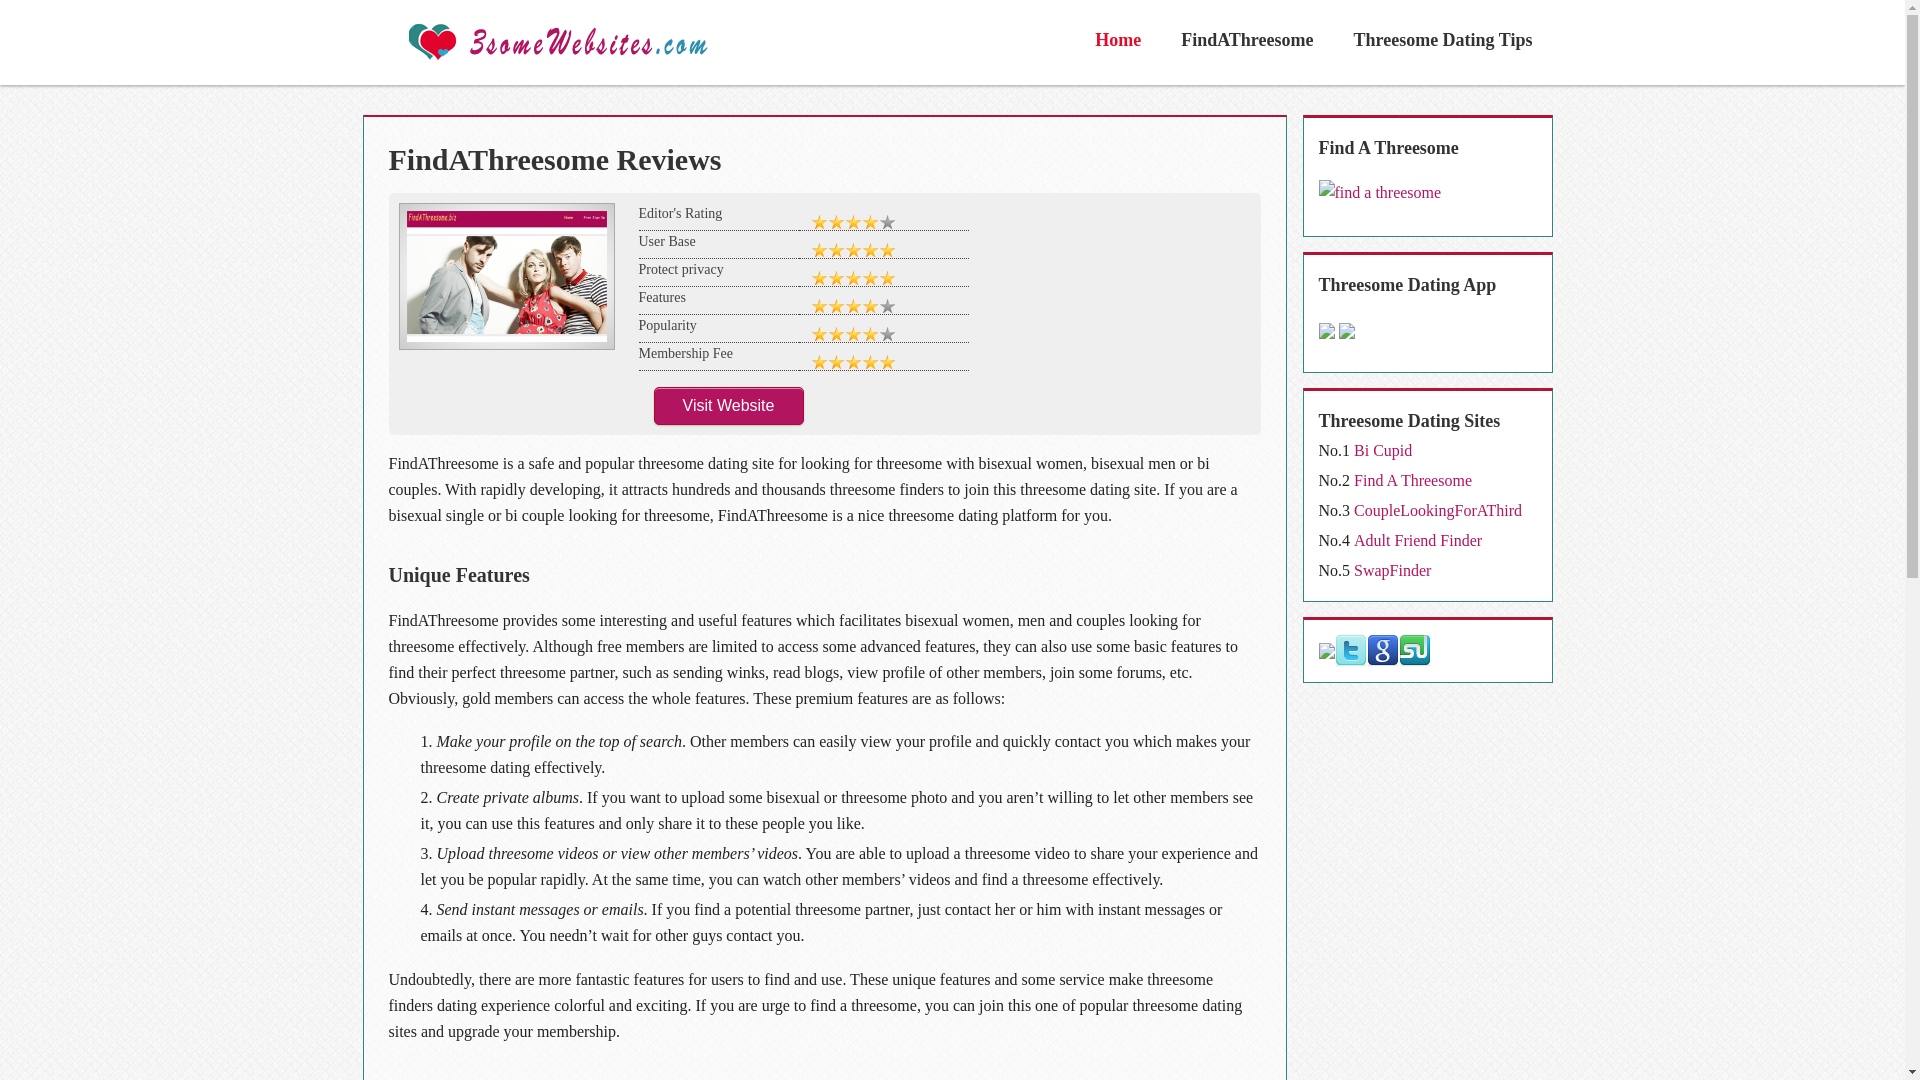 The width and height of the screenshot is (1920, 1080). I want to click on 'CoupleLookingForAThird', so click(1437, 509).